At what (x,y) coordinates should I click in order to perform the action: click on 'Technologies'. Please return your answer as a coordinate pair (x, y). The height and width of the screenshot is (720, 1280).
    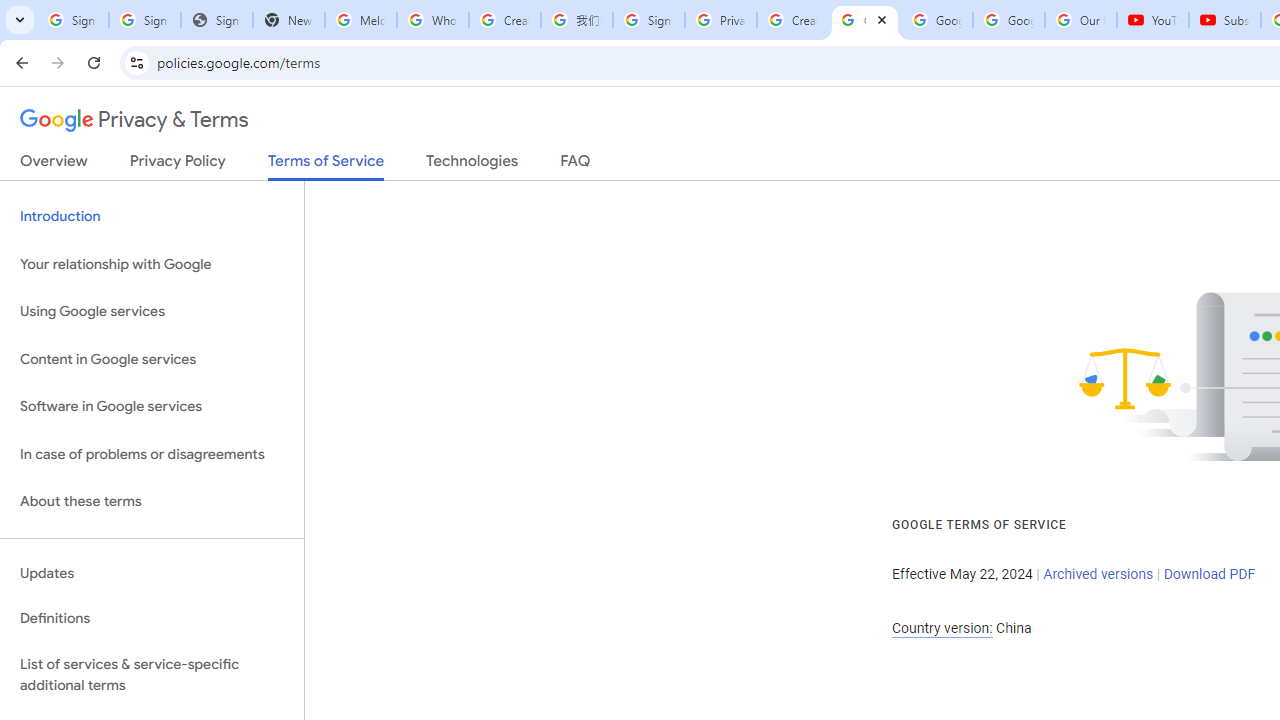
    Looking at the image, I should click on (471, 164).